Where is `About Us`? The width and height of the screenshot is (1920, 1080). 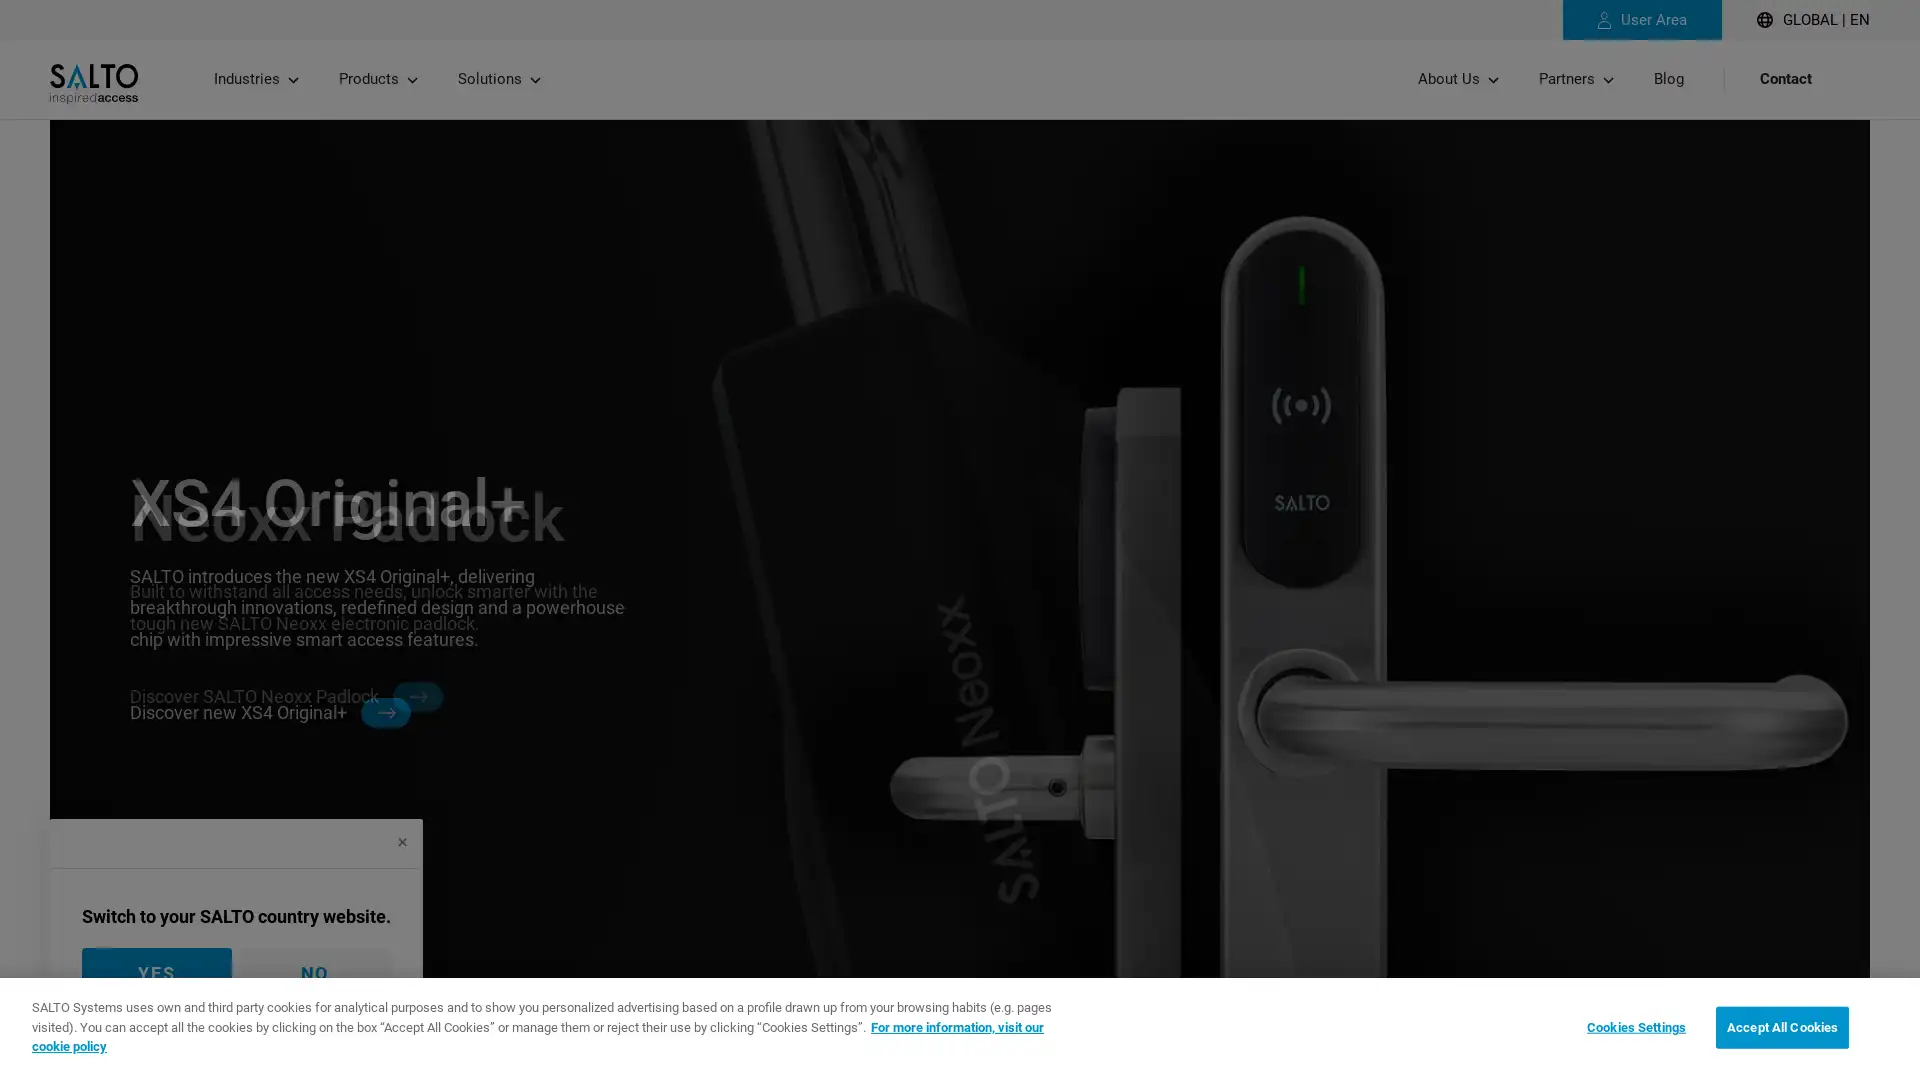
About Us is located at coordinates (1458, 77).